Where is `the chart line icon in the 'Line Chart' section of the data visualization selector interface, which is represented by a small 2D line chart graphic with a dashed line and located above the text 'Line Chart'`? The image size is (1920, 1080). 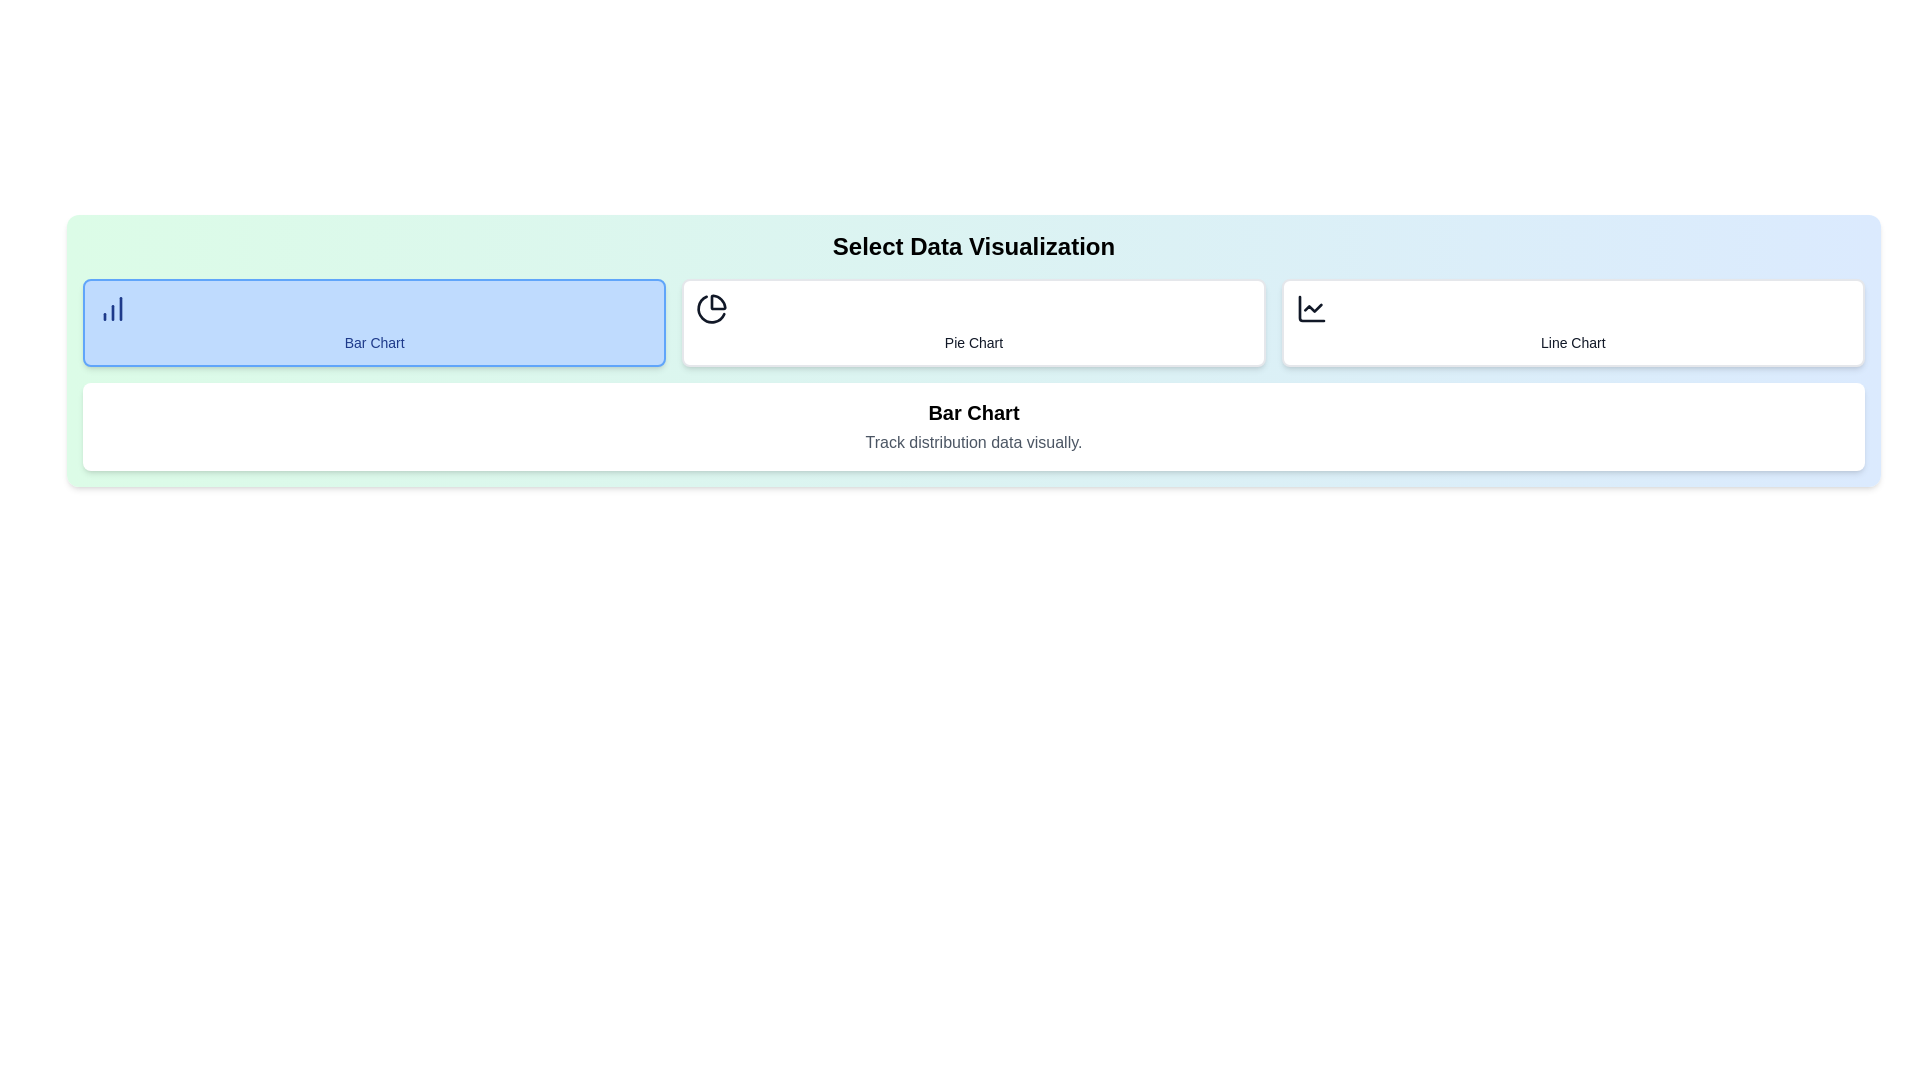 the chart line icon in the 'Line Chart' section of the data visualization selector interface, which is represented by a small 2D line chart graphic with a dashed line and located above the text 'Line Chart' is located at coordinates (1311, 308).